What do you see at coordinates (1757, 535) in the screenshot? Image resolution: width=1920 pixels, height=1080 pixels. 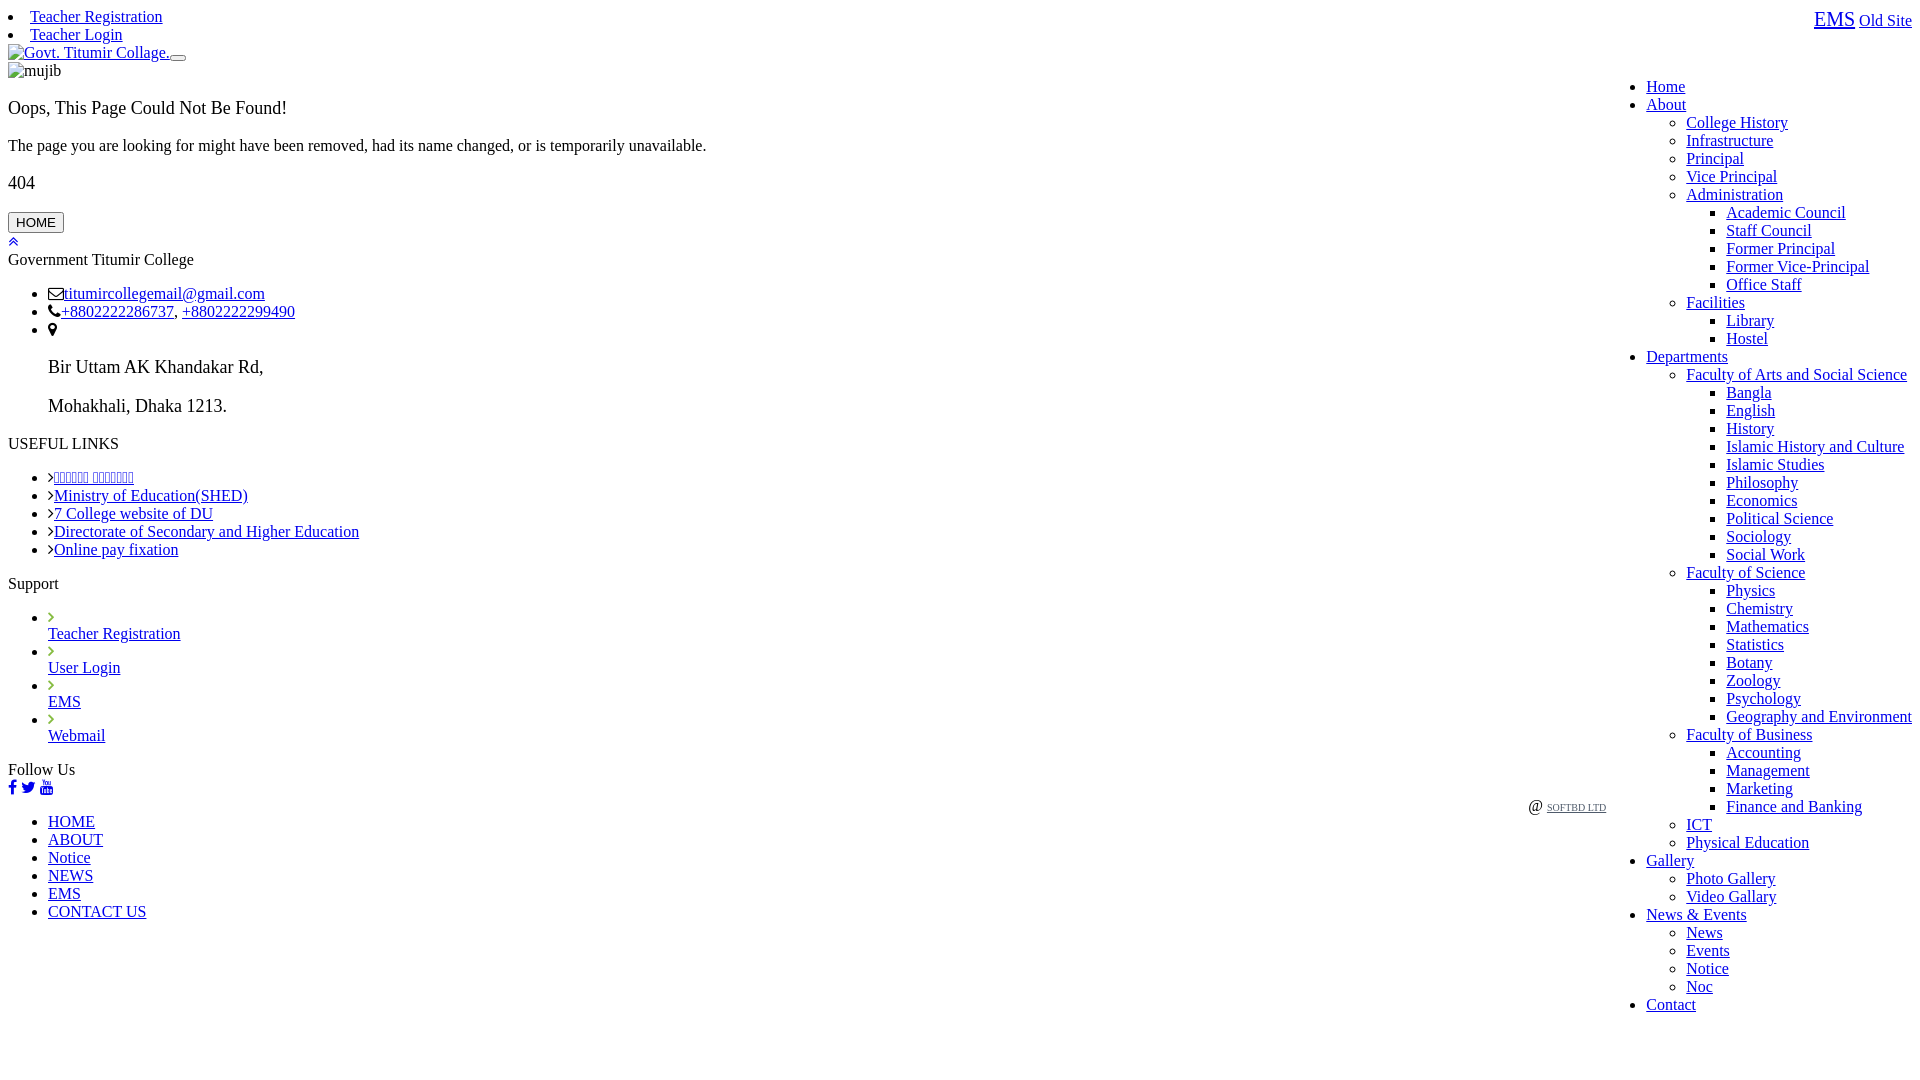 I see `'Sociology'` at bounding box center [1757, 535].